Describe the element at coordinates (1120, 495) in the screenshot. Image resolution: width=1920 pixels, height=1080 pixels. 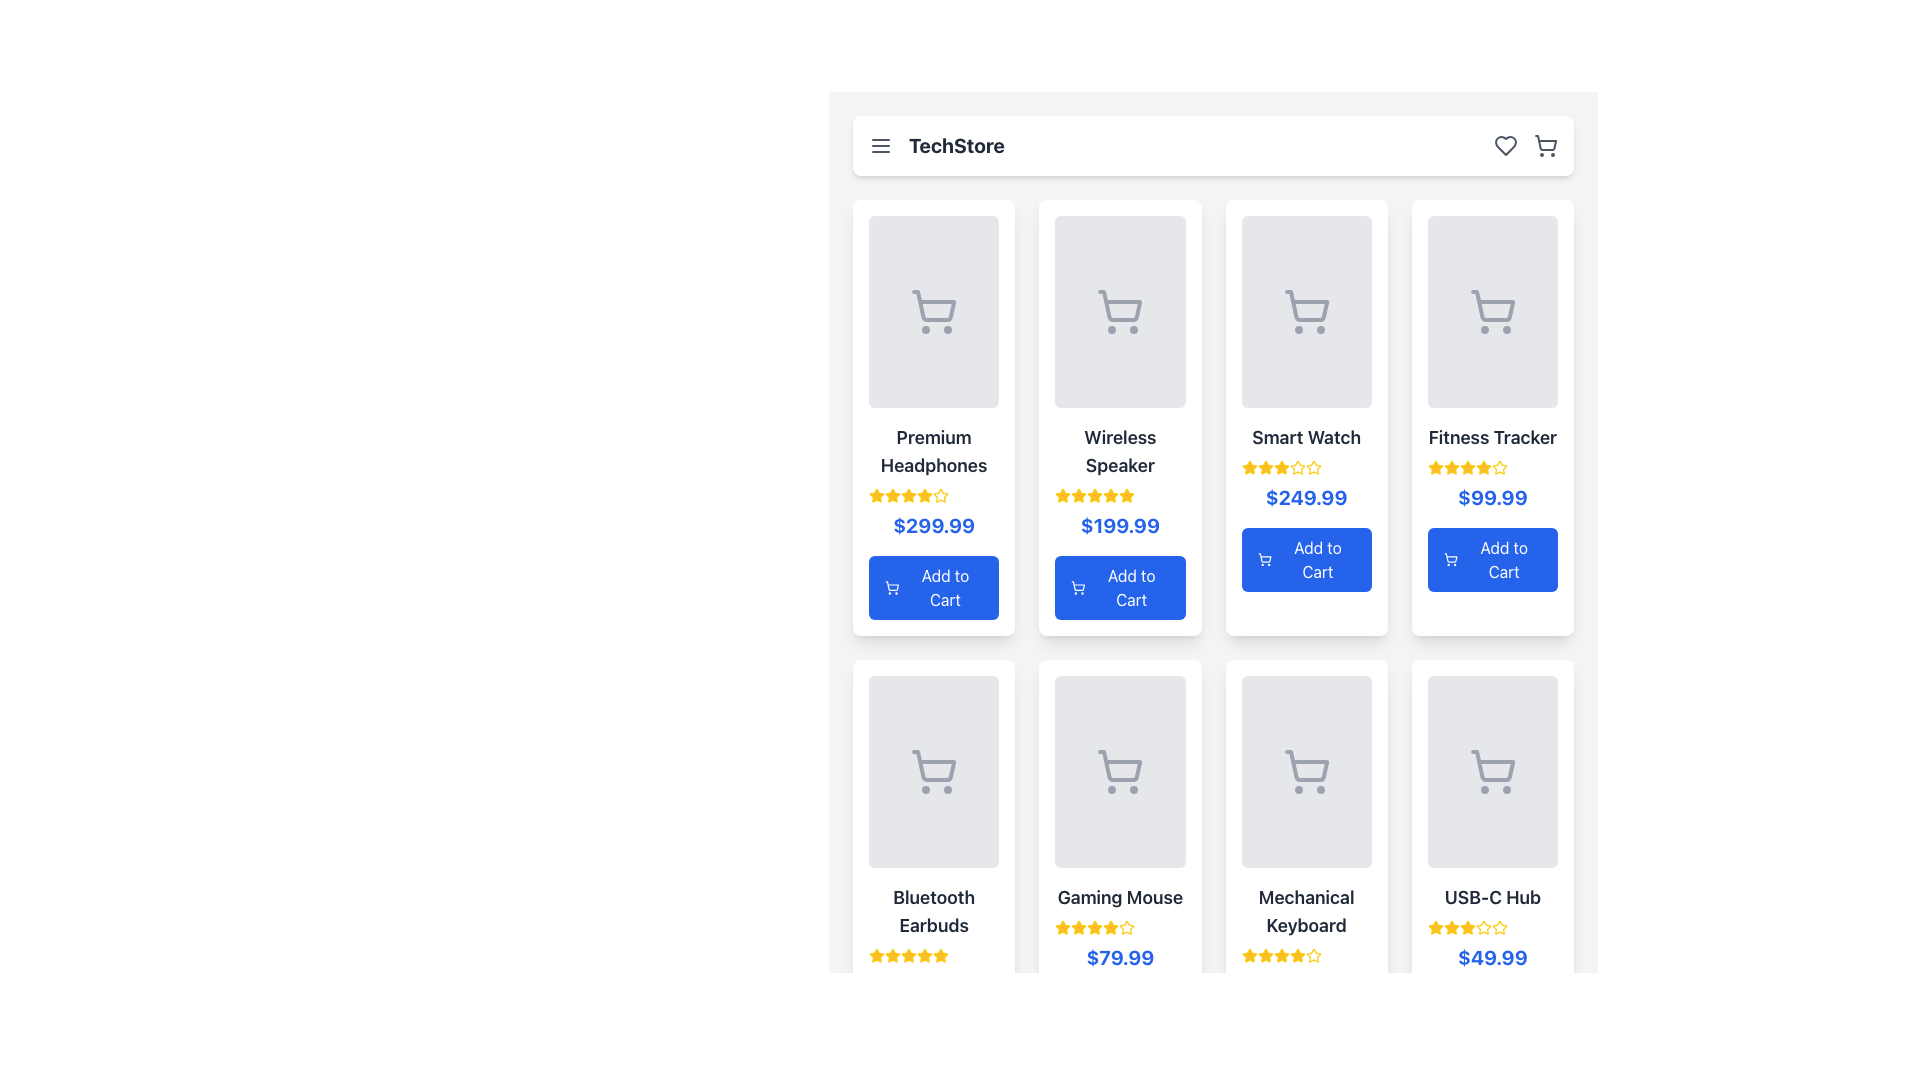
I see `the rating display for the 'Wireless Speaker' product, which consists of five star icons, three fully filled and one partially filled, indicating a 3.5-star rating` at that location.